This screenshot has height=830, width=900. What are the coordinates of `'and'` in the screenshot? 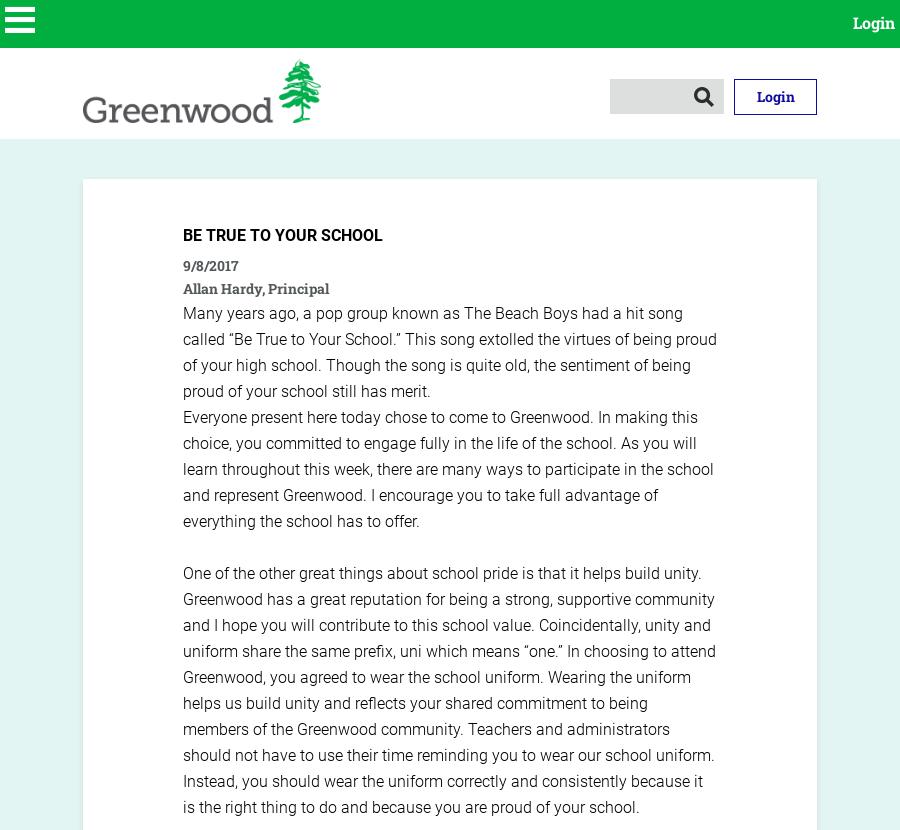 It's located at (696, 623).